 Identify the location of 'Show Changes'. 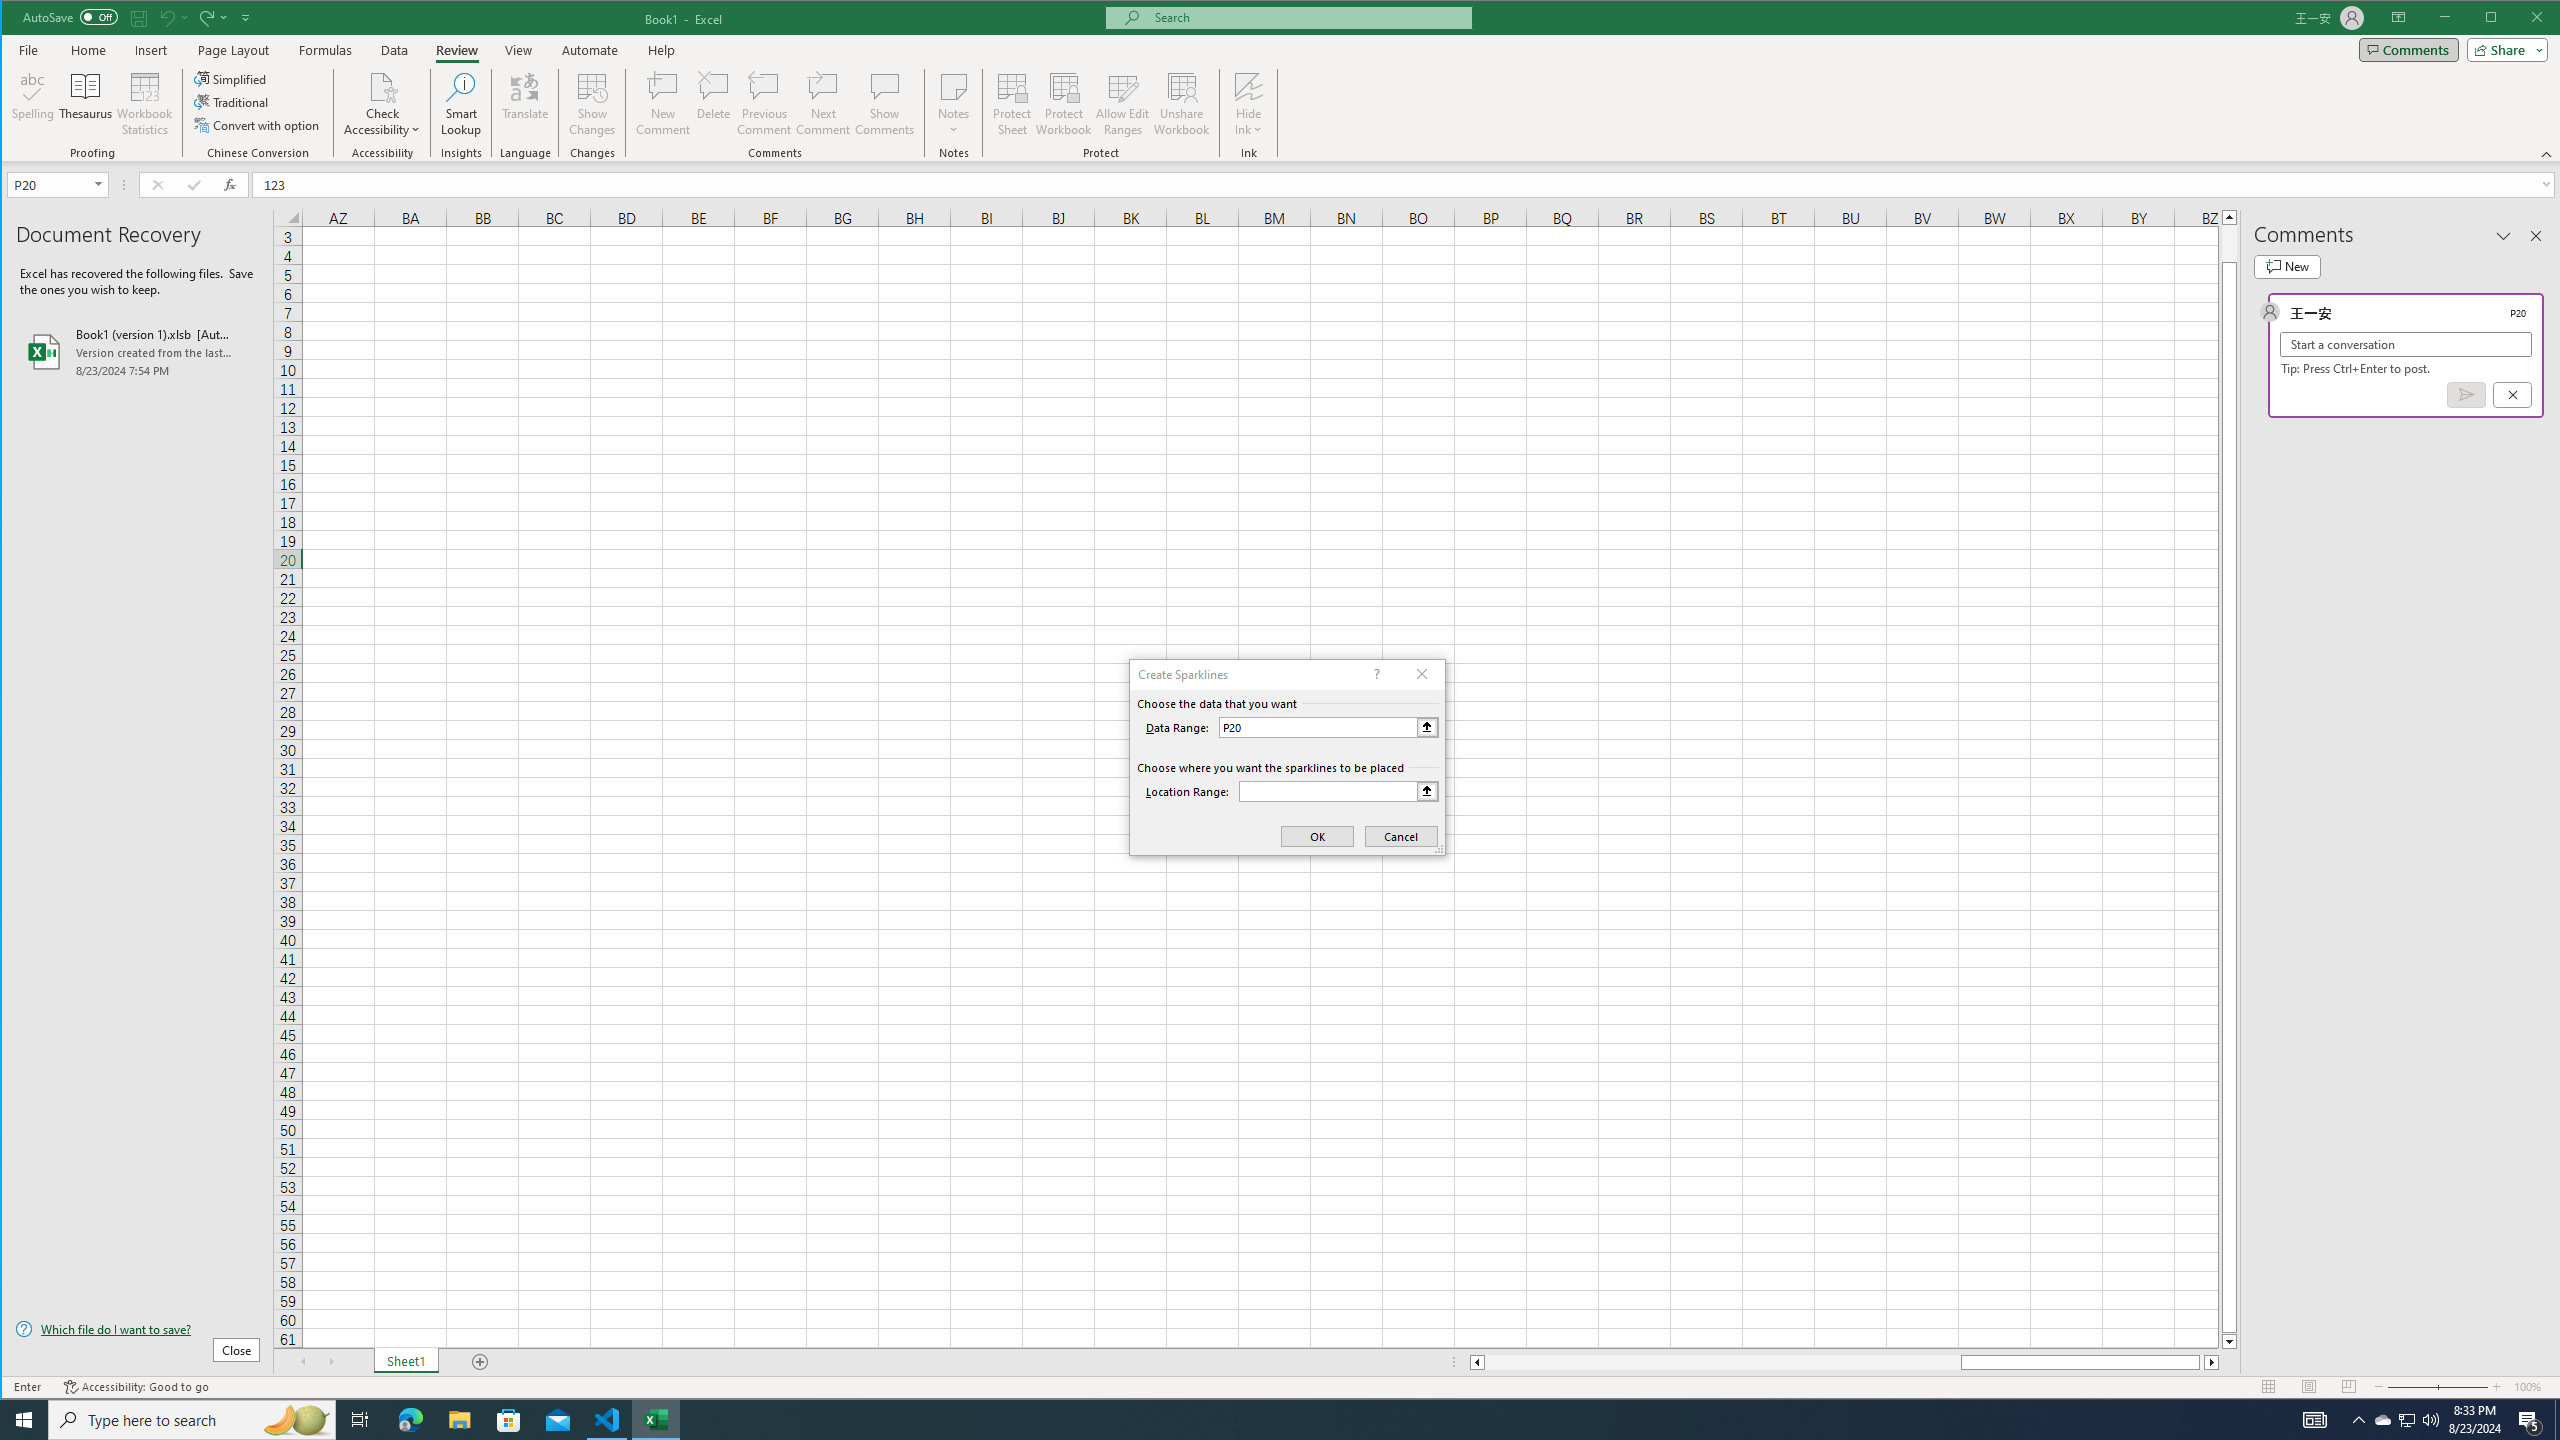
(591, 103).